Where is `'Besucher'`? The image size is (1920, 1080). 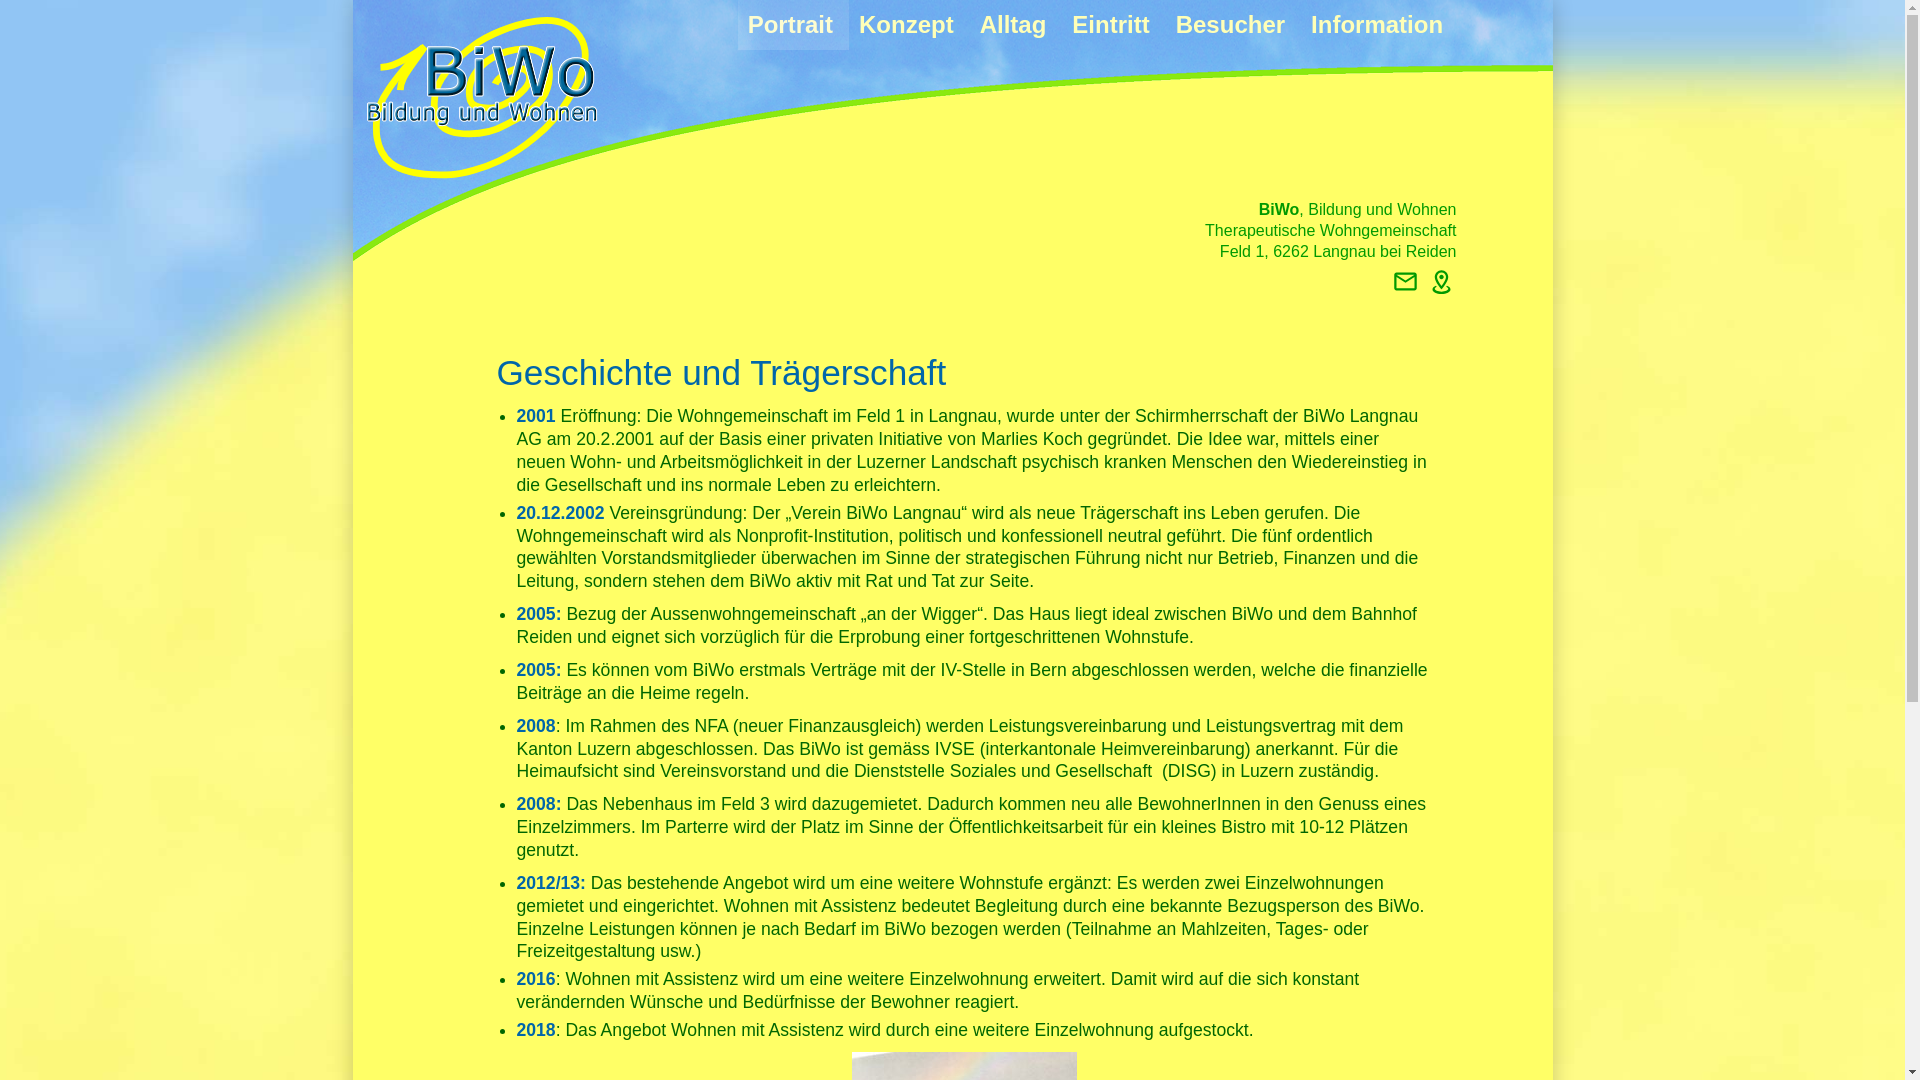
'Besucher' is located at coordinates (1166, 24).